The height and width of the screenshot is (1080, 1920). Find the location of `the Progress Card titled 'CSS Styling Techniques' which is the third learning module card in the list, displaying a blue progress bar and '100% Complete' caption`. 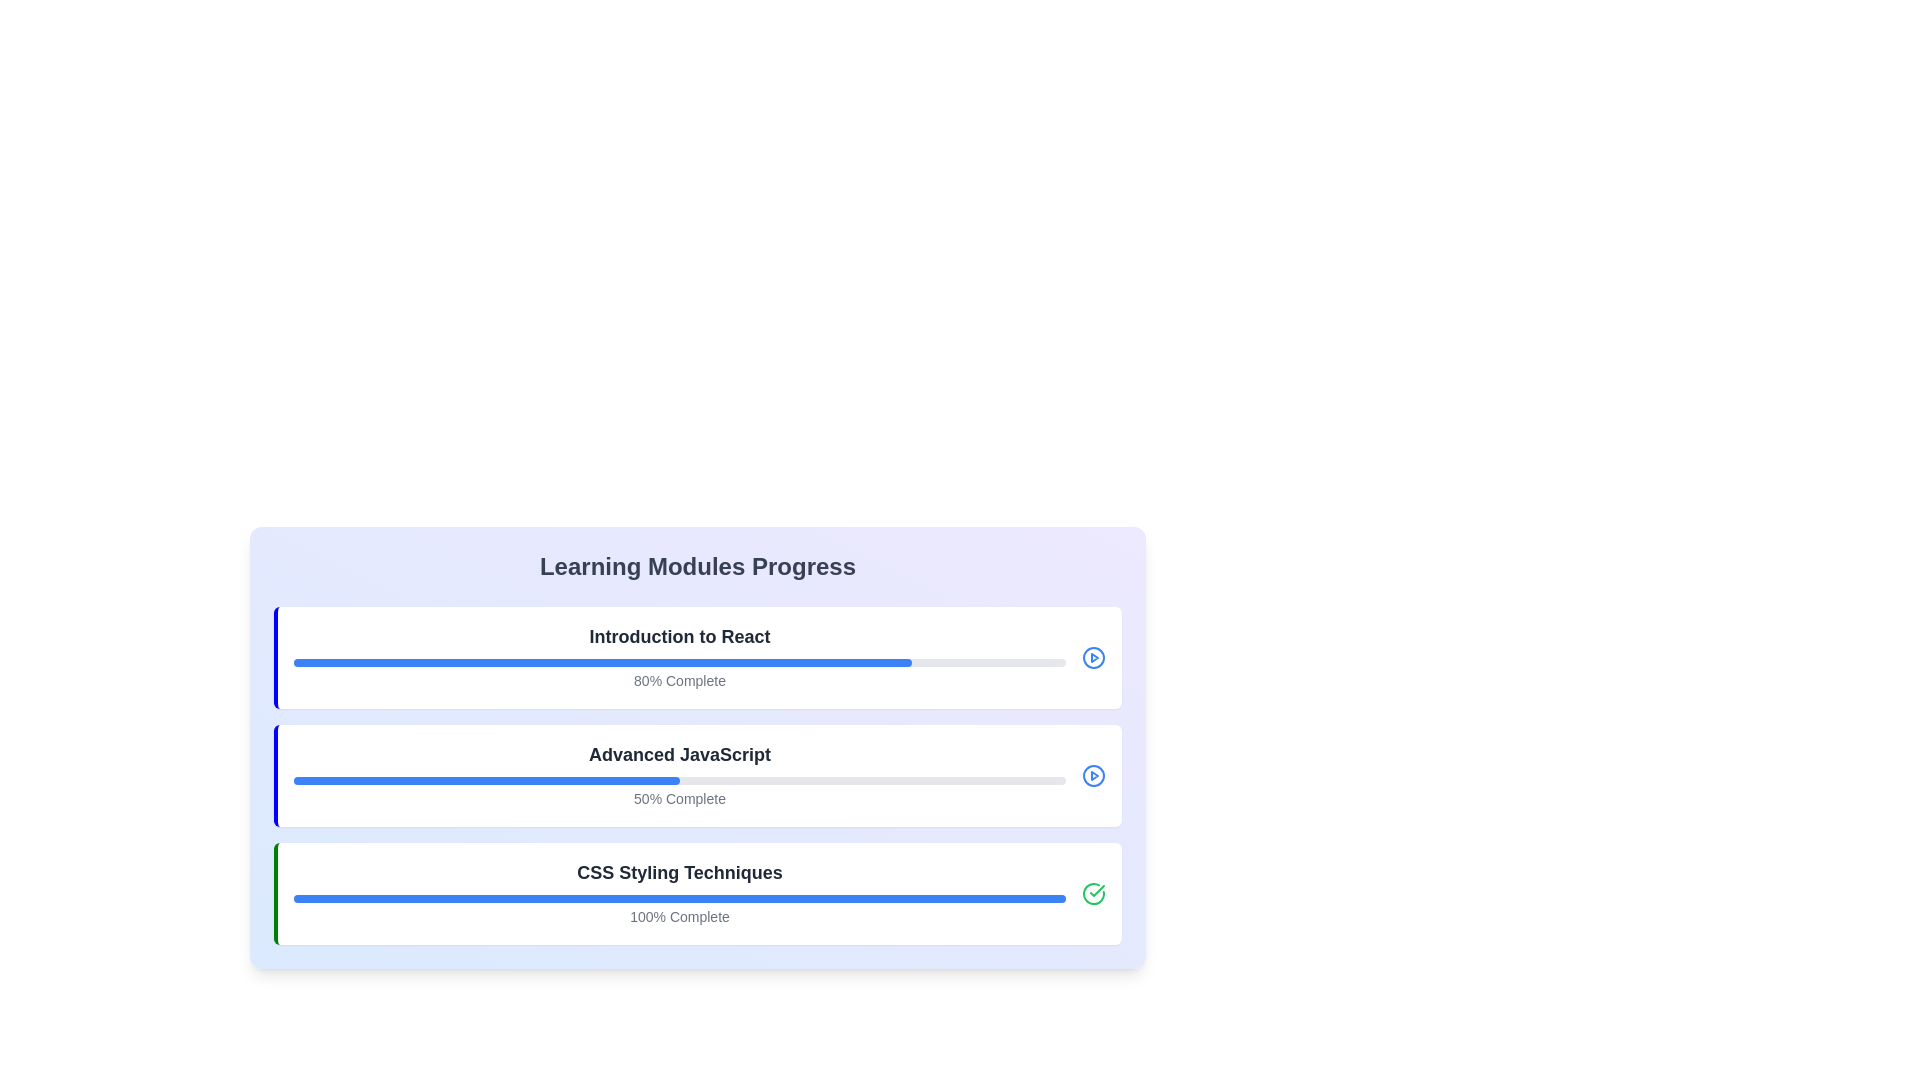

the Progress Card titled 'CSS Styling Techniques' which is the third learning module card in the list, displaying a blue progress bar and '100% Complete' caption is located at coordinates (680, 893).